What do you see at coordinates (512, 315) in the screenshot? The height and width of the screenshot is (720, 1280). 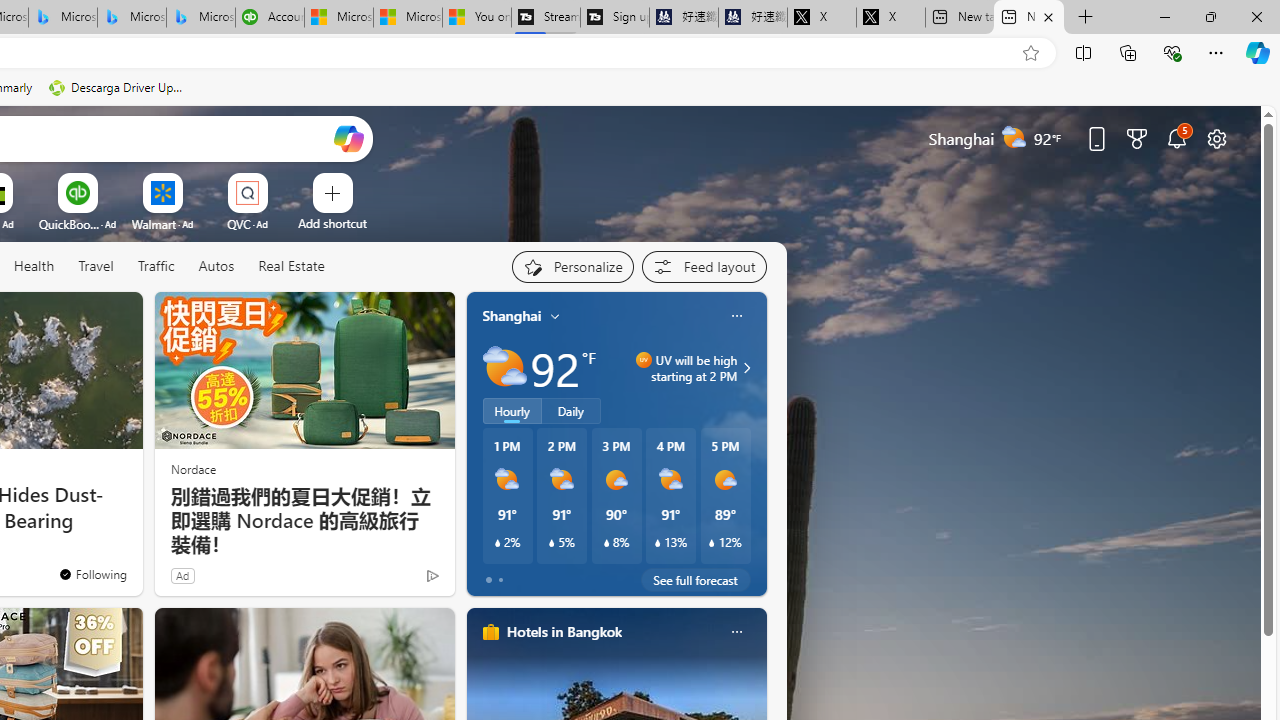 I see `'Shanghai'` at bounding box center [512, 315].